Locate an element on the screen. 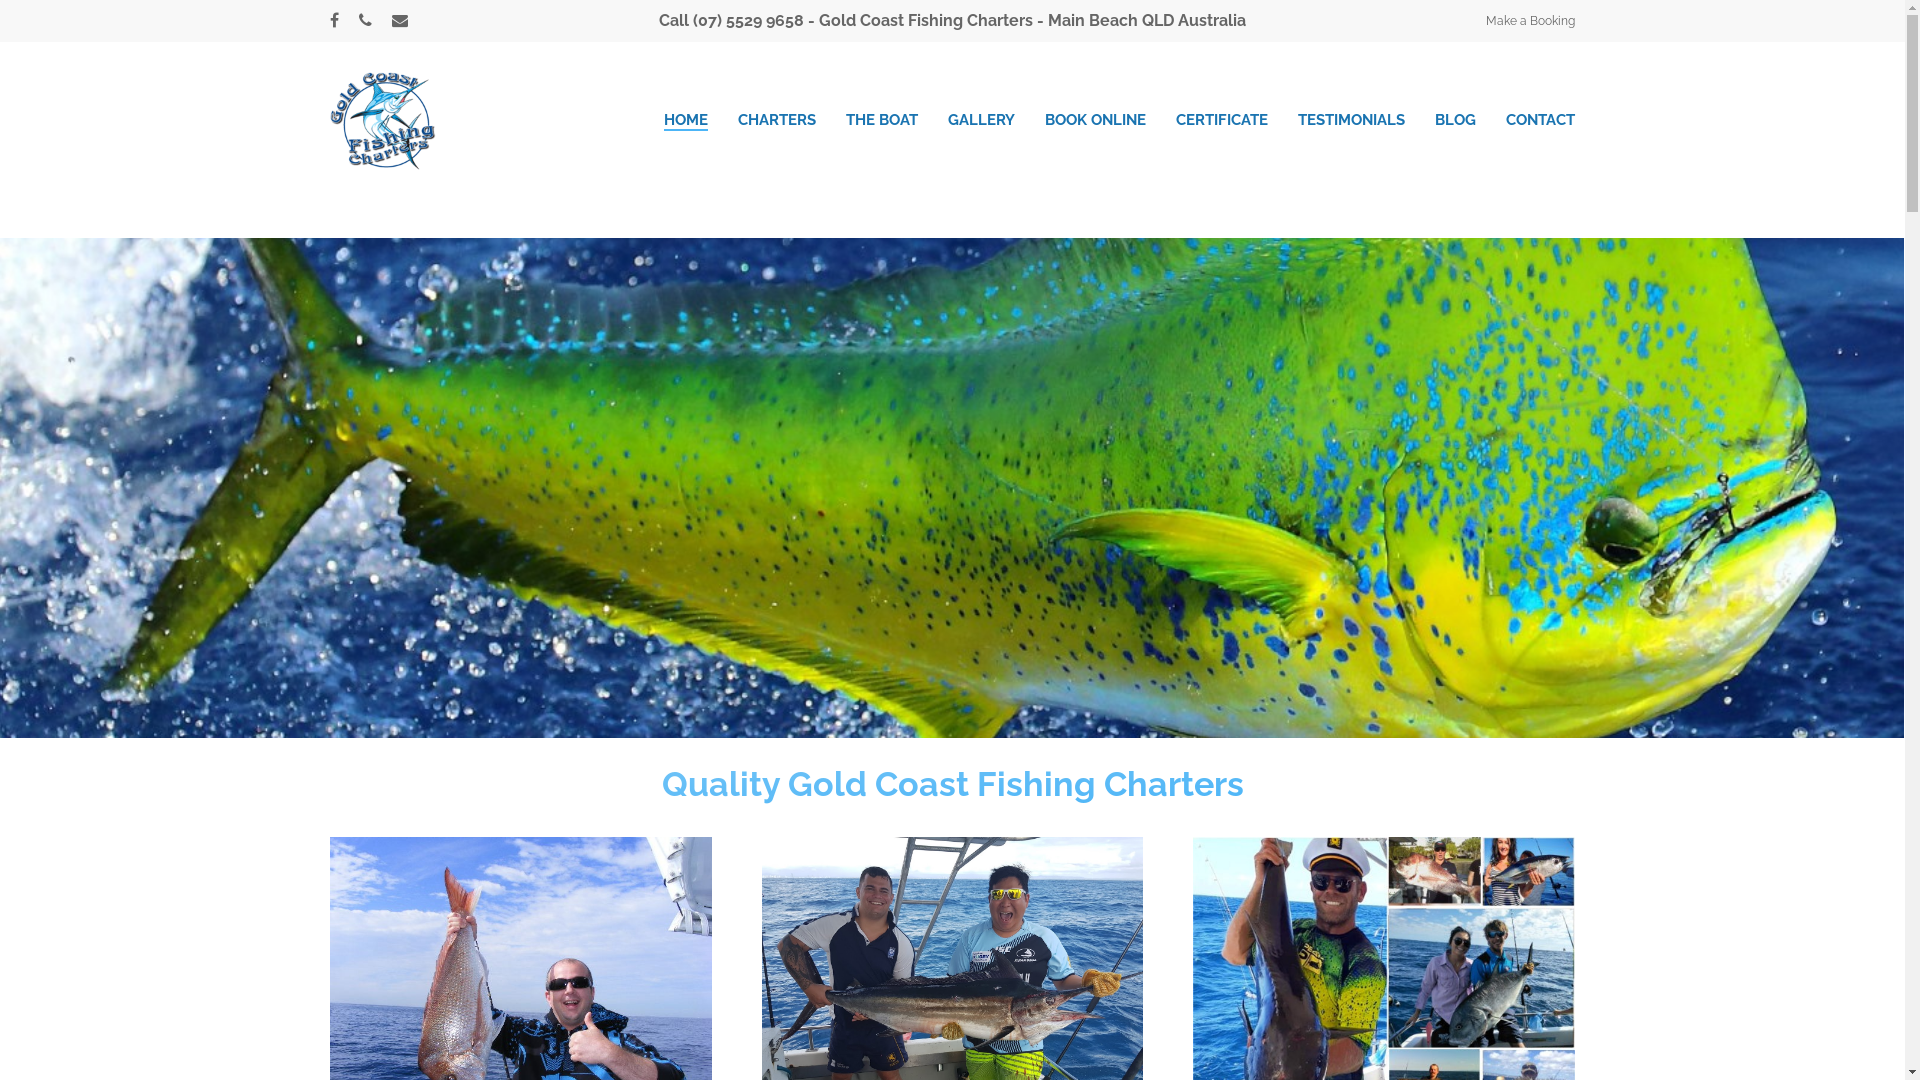  'CERTIFICATE' is located at coordinates (1221, 119).